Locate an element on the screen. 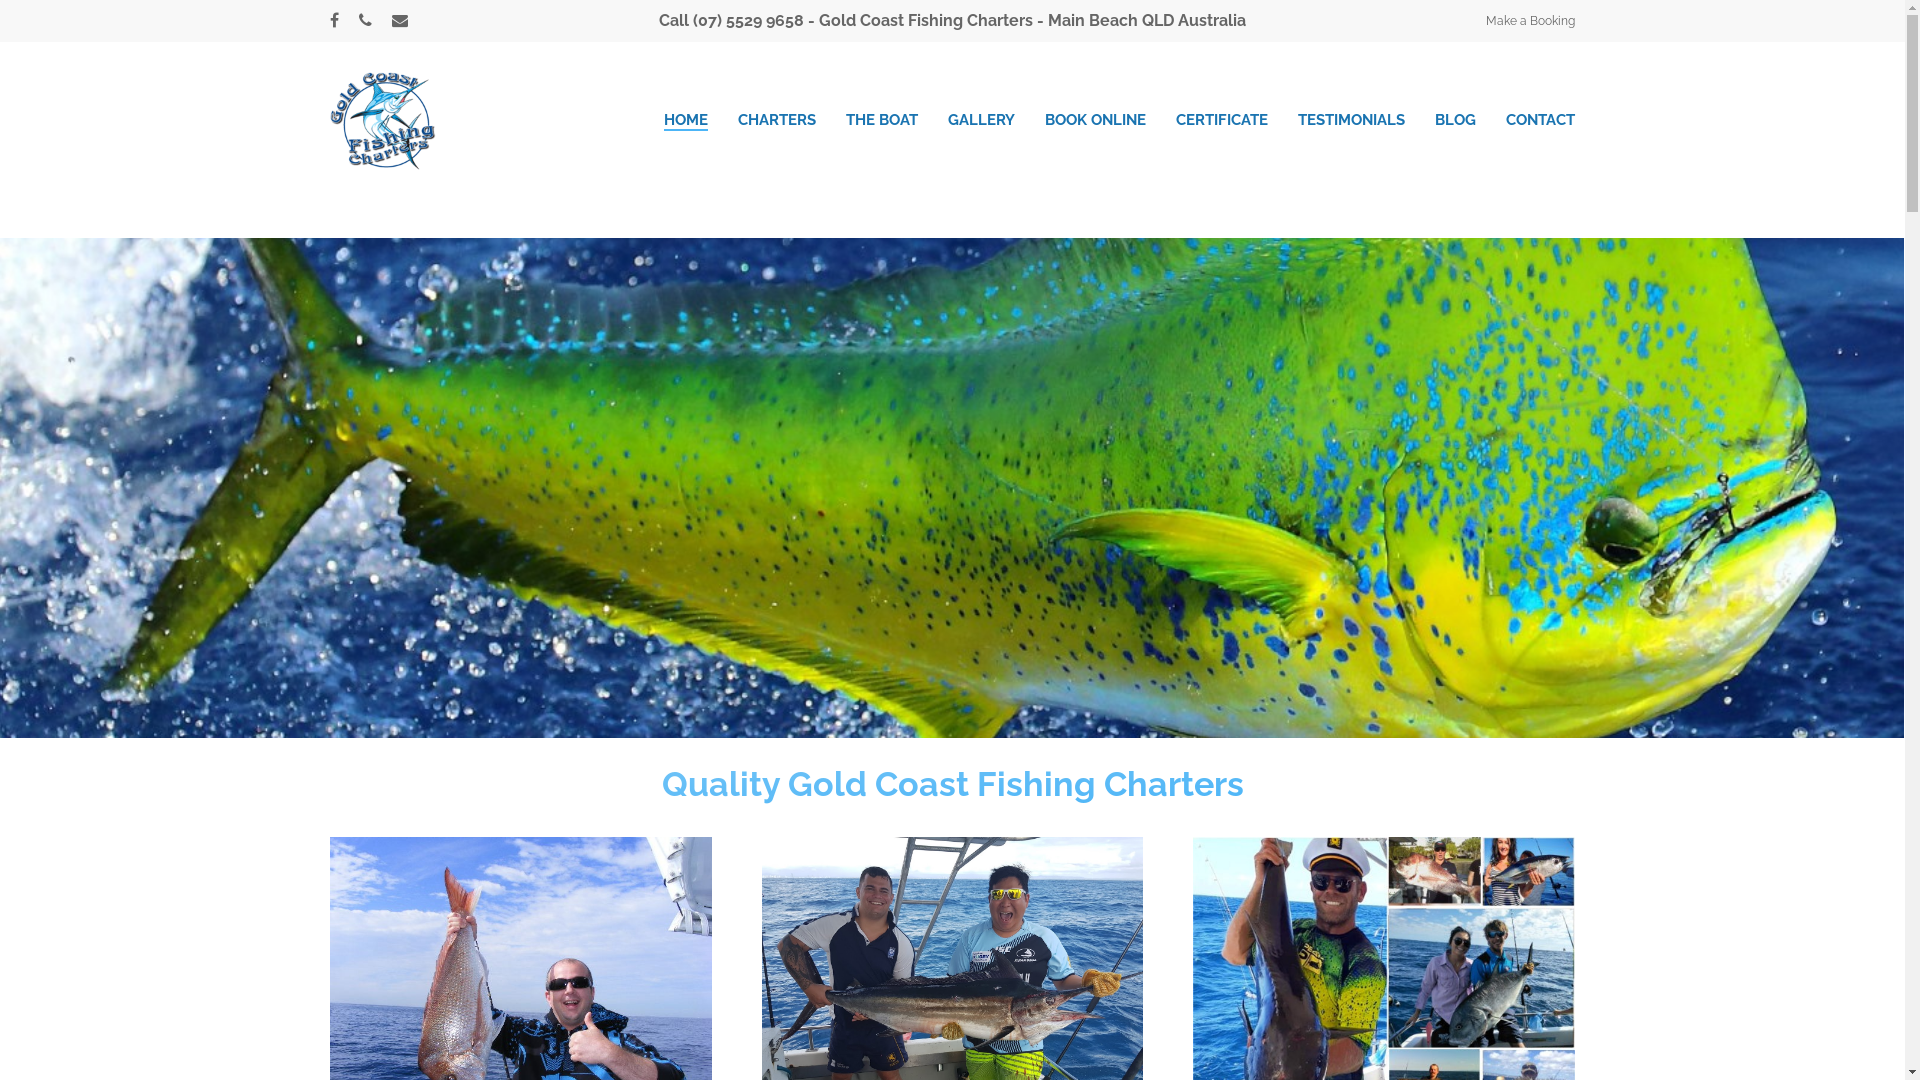  'CERTIFICATE' is located at coordinates (1221, 119).